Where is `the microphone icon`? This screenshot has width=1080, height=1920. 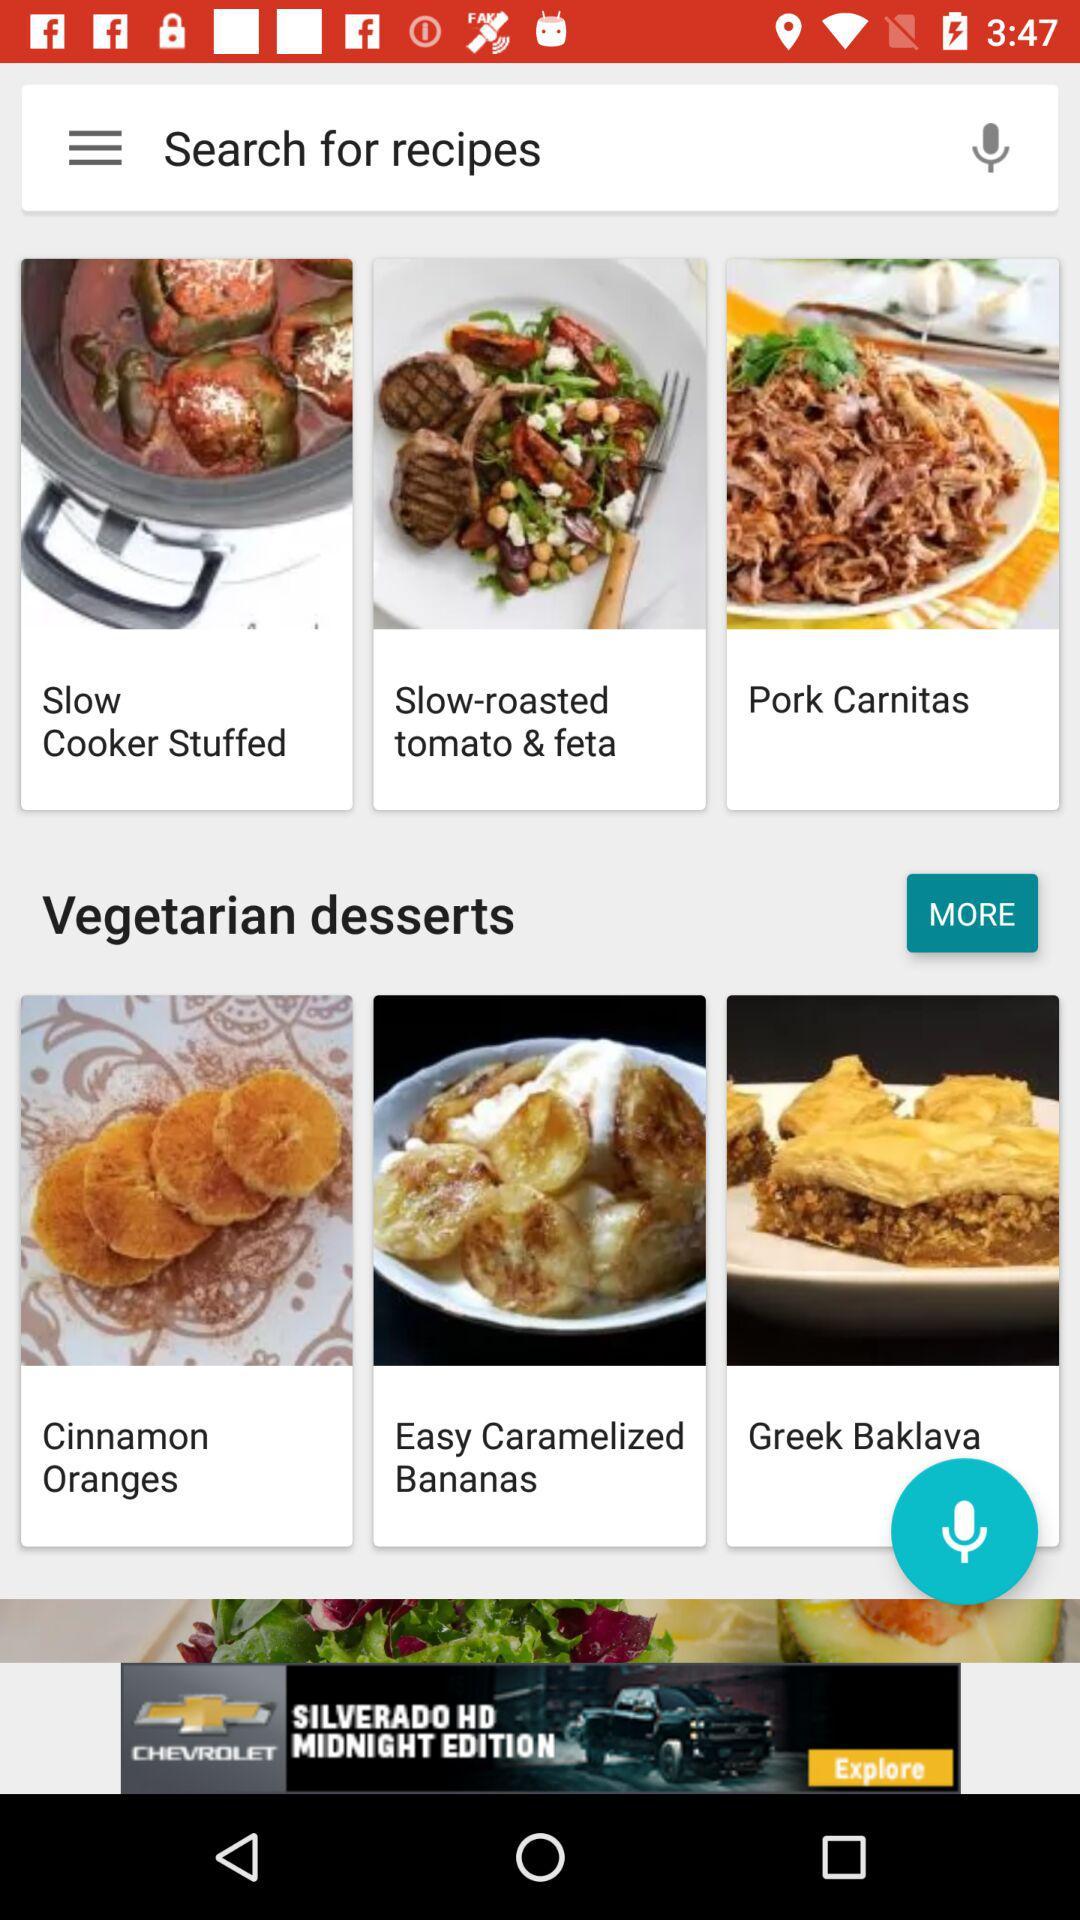 the microphone icon is located at coordinates (963, 1530).